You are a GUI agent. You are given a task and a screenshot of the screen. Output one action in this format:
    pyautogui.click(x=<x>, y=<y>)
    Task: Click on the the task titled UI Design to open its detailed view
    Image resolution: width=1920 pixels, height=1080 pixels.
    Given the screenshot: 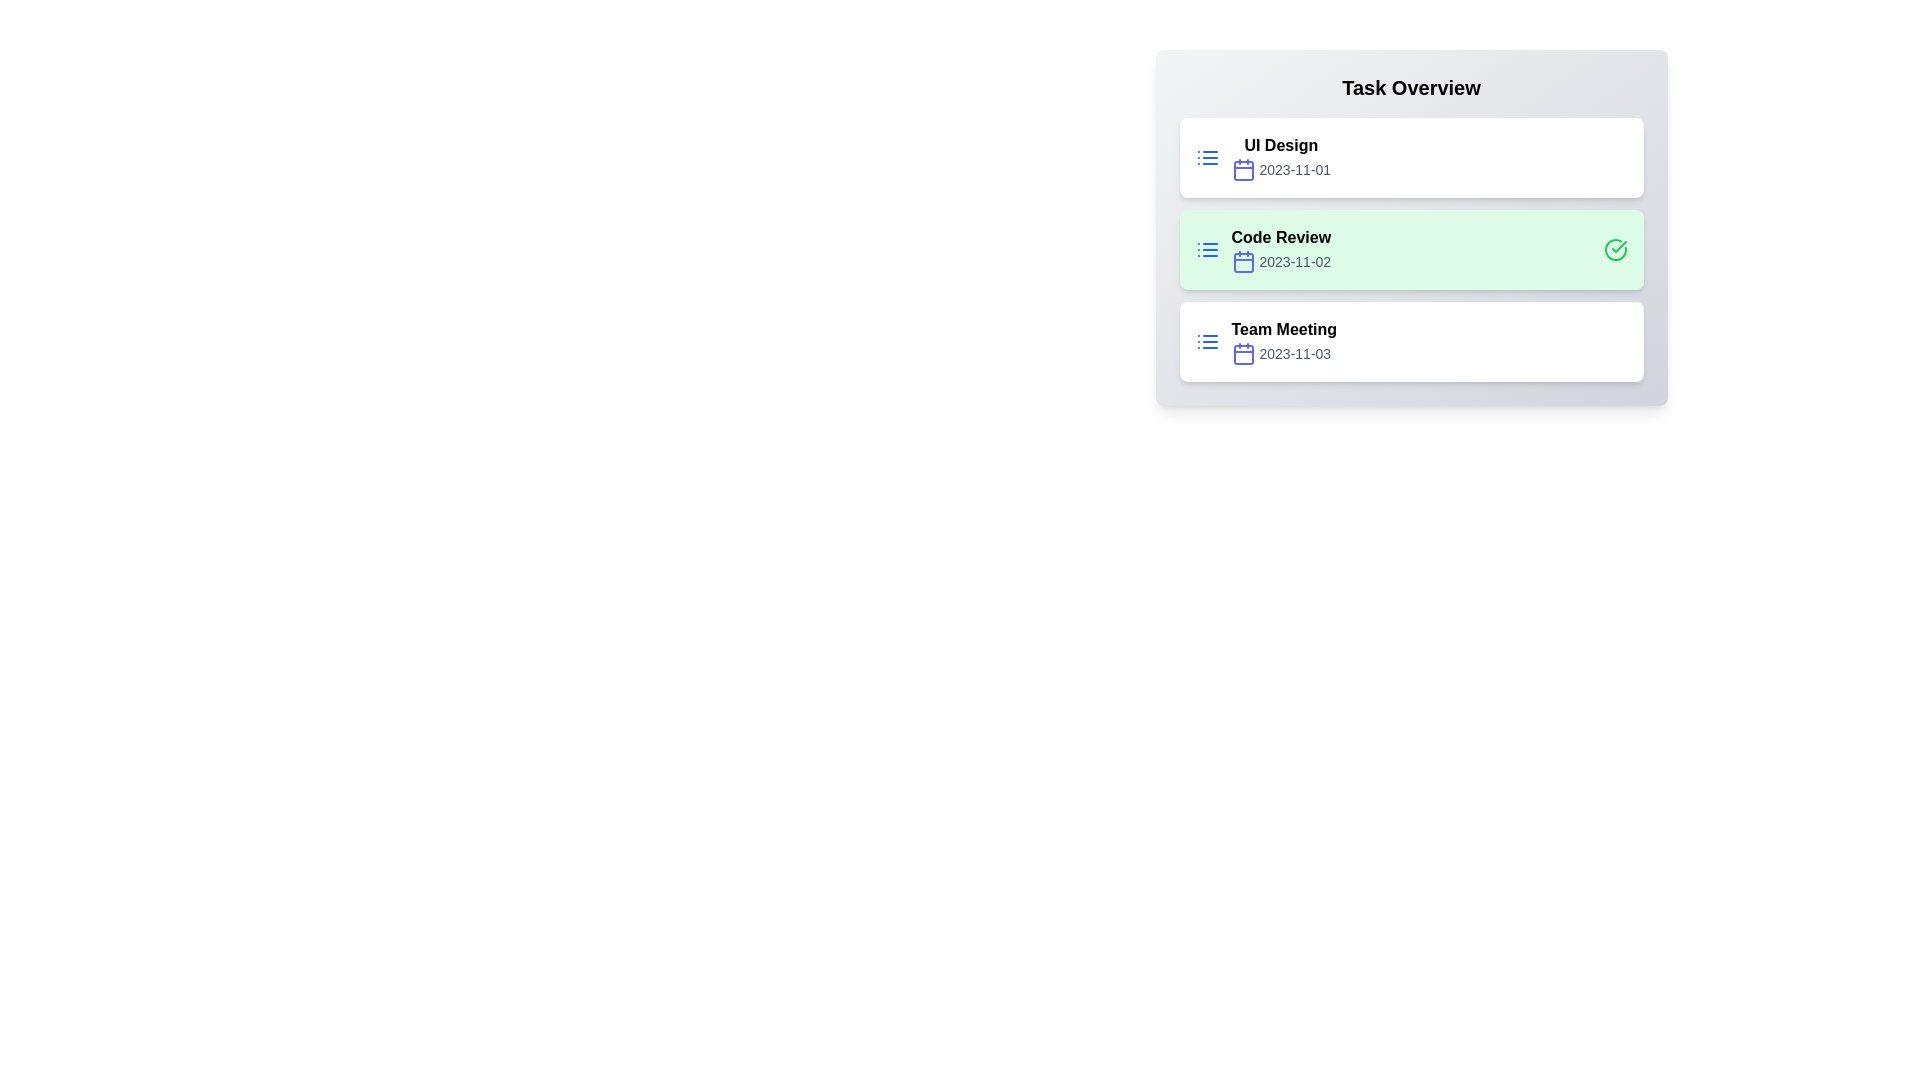 What is the action you would take?
    pyautogui.click(x=1410, y=157)
    